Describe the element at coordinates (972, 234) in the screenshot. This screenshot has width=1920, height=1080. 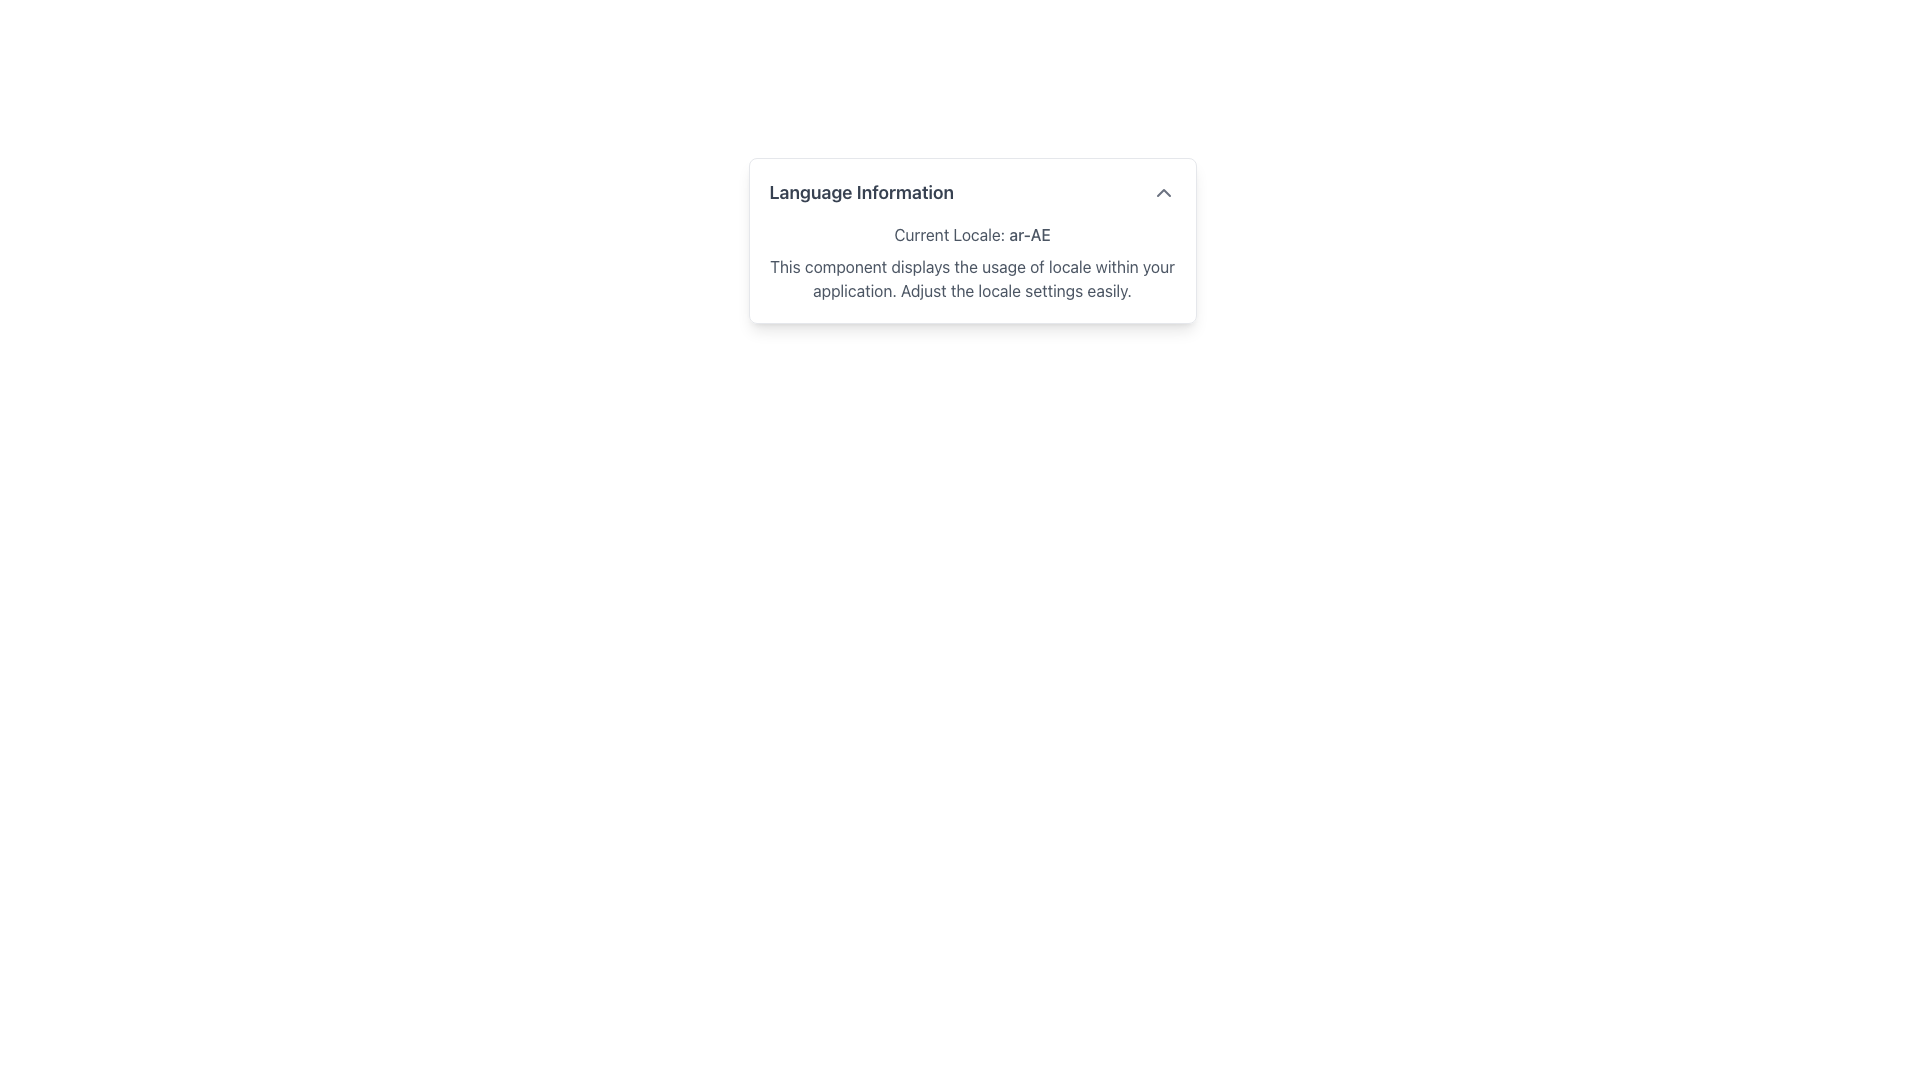
I see `the Text Label displaying the current application locale setting 'ar-AE', located below the title 'Language Information'` at that location.